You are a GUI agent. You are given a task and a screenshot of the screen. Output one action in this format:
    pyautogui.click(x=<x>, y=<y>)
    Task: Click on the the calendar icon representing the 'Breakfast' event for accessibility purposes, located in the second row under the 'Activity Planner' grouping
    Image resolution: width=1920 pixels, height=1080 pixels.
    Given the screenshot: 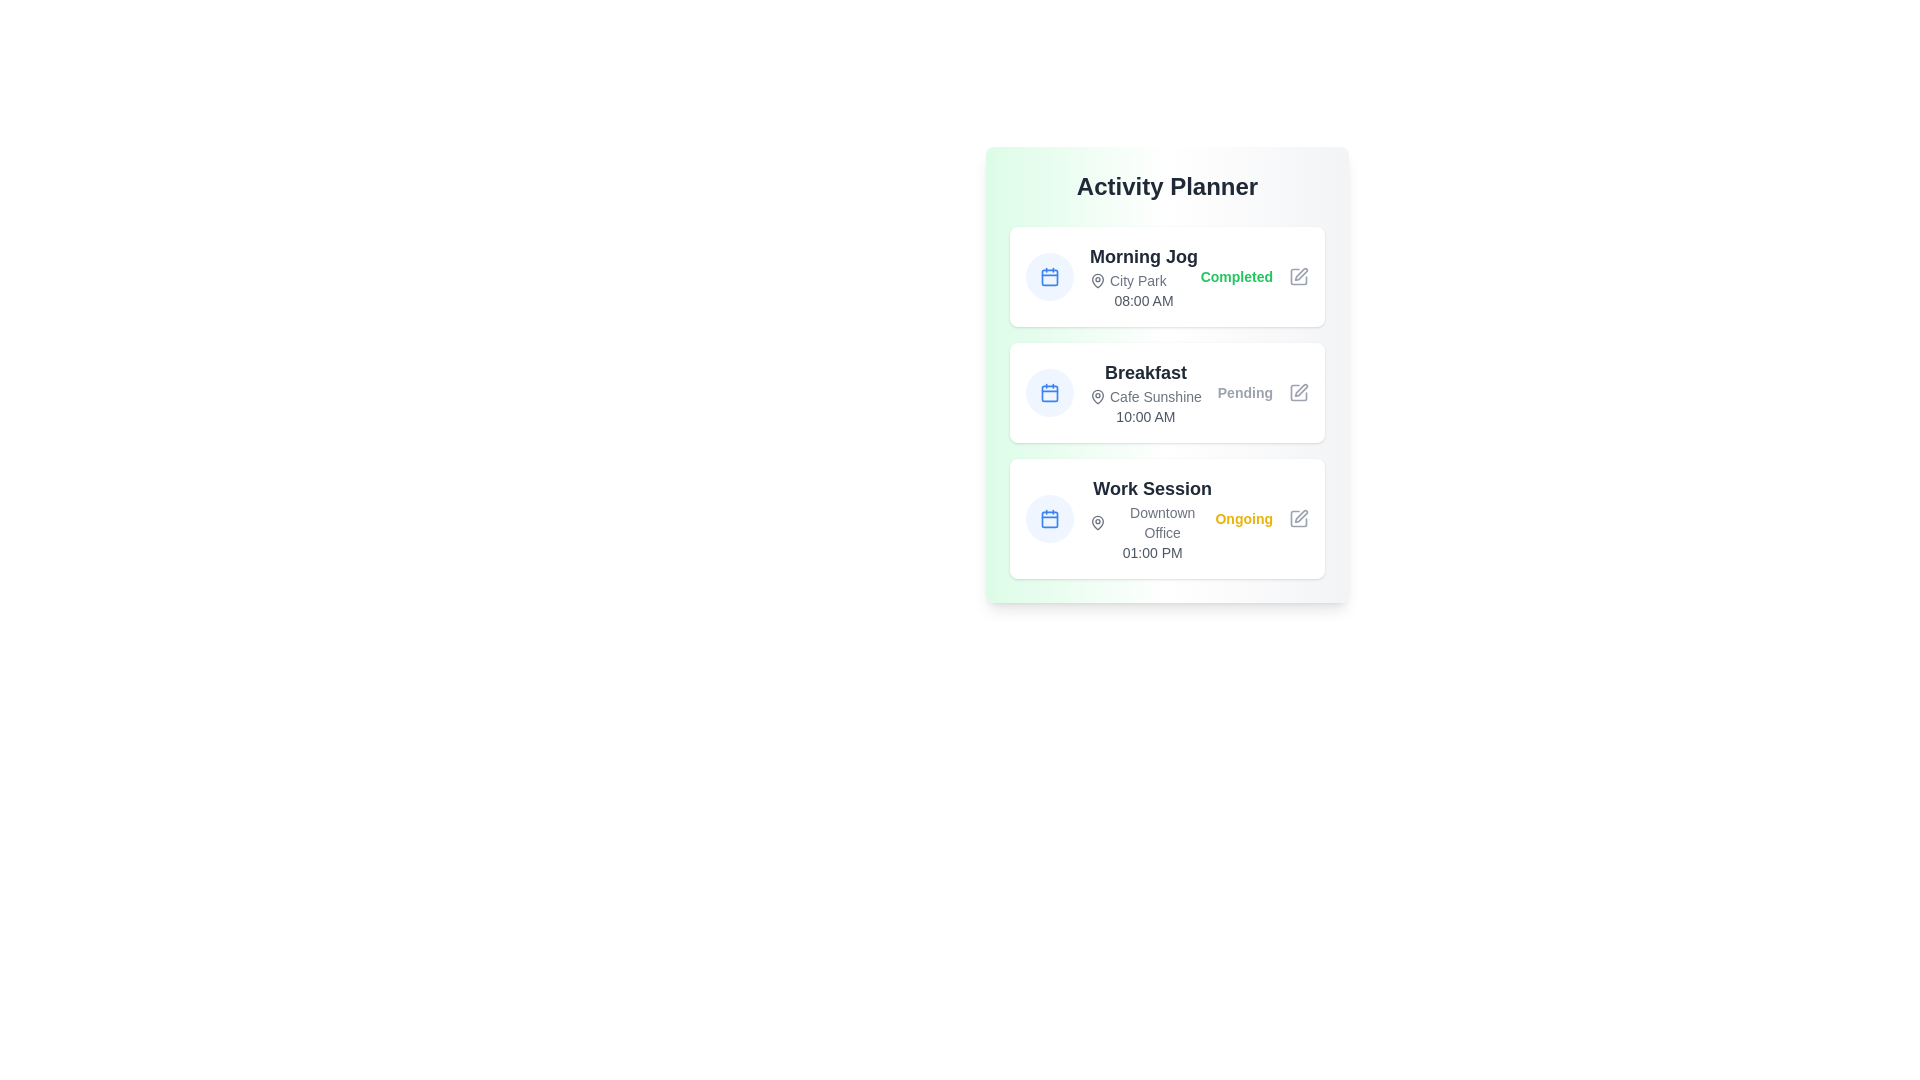 What is the action you would take?
    pyautogui.click(x=1049, y=393)
    